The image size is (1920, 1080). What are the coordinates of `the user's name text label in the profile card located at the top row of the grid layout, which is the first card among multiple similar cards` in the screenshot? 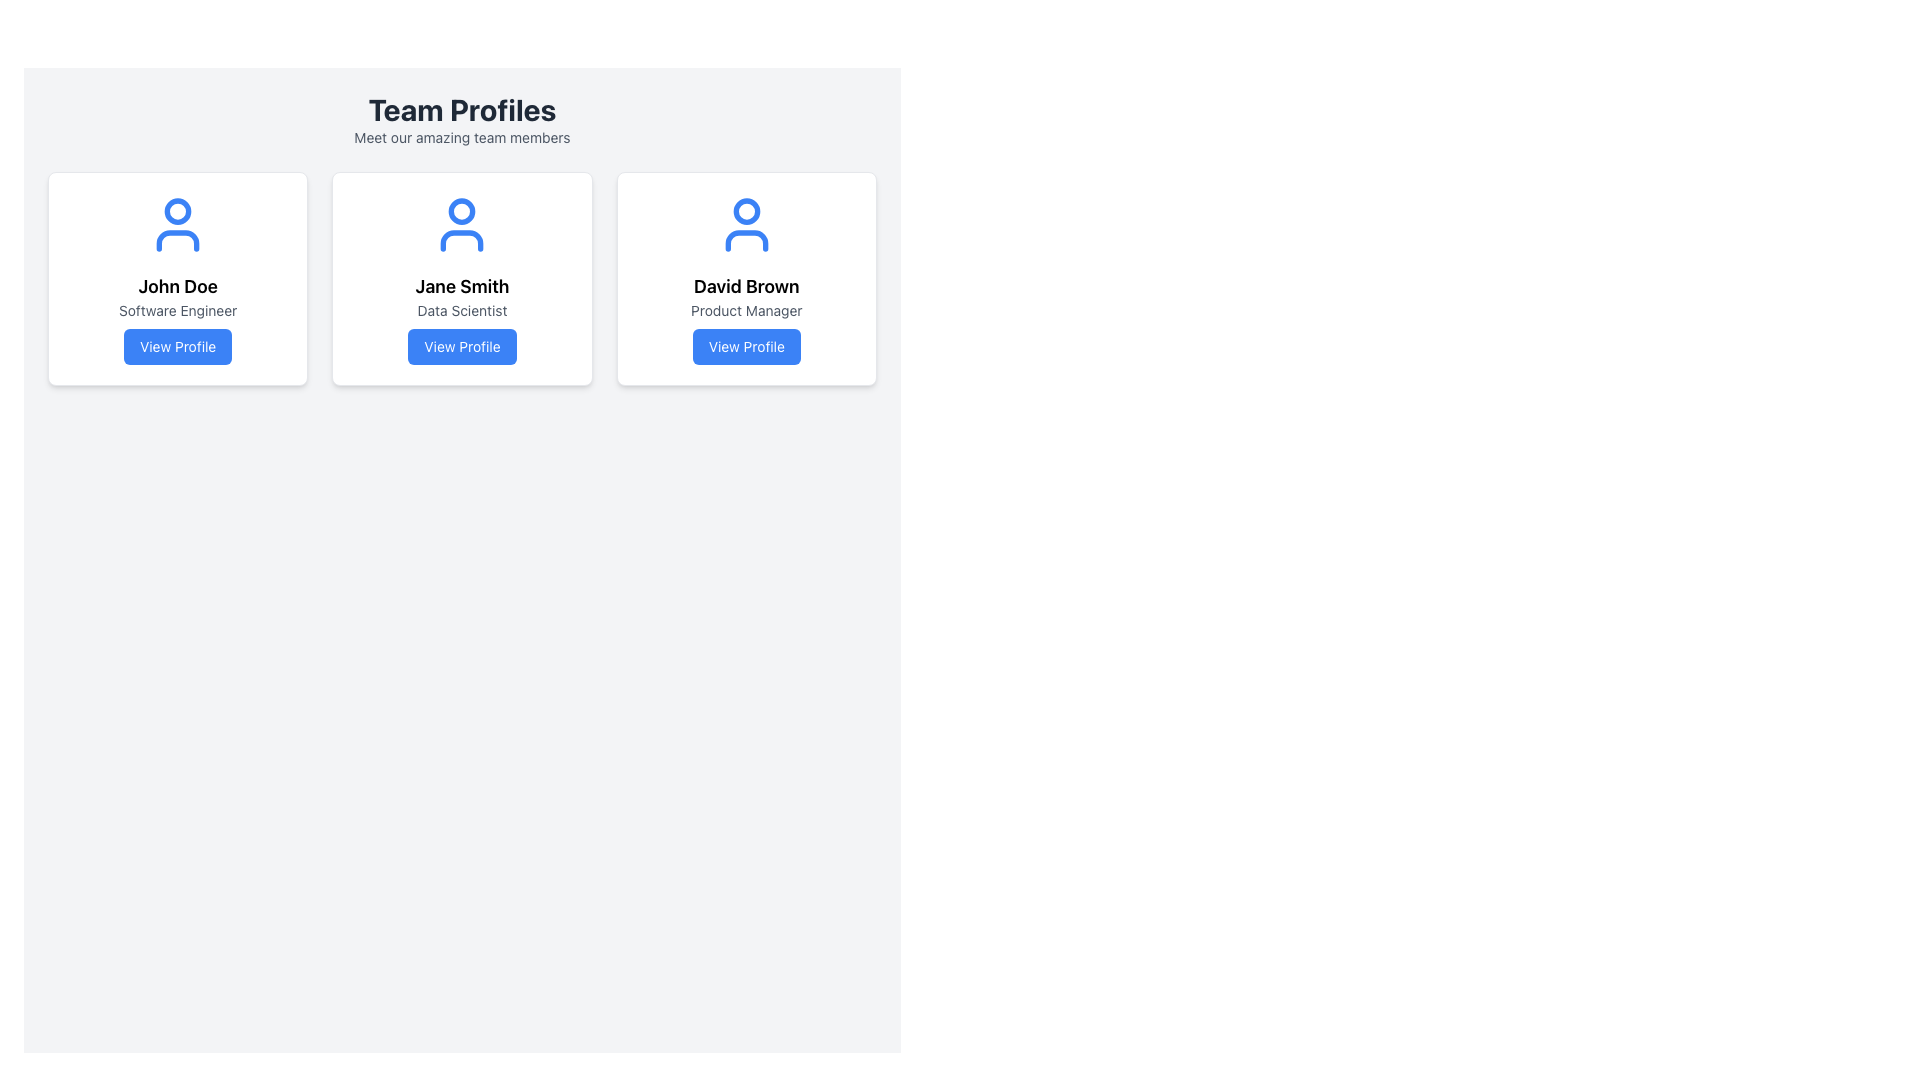 It's located at (178, 286).